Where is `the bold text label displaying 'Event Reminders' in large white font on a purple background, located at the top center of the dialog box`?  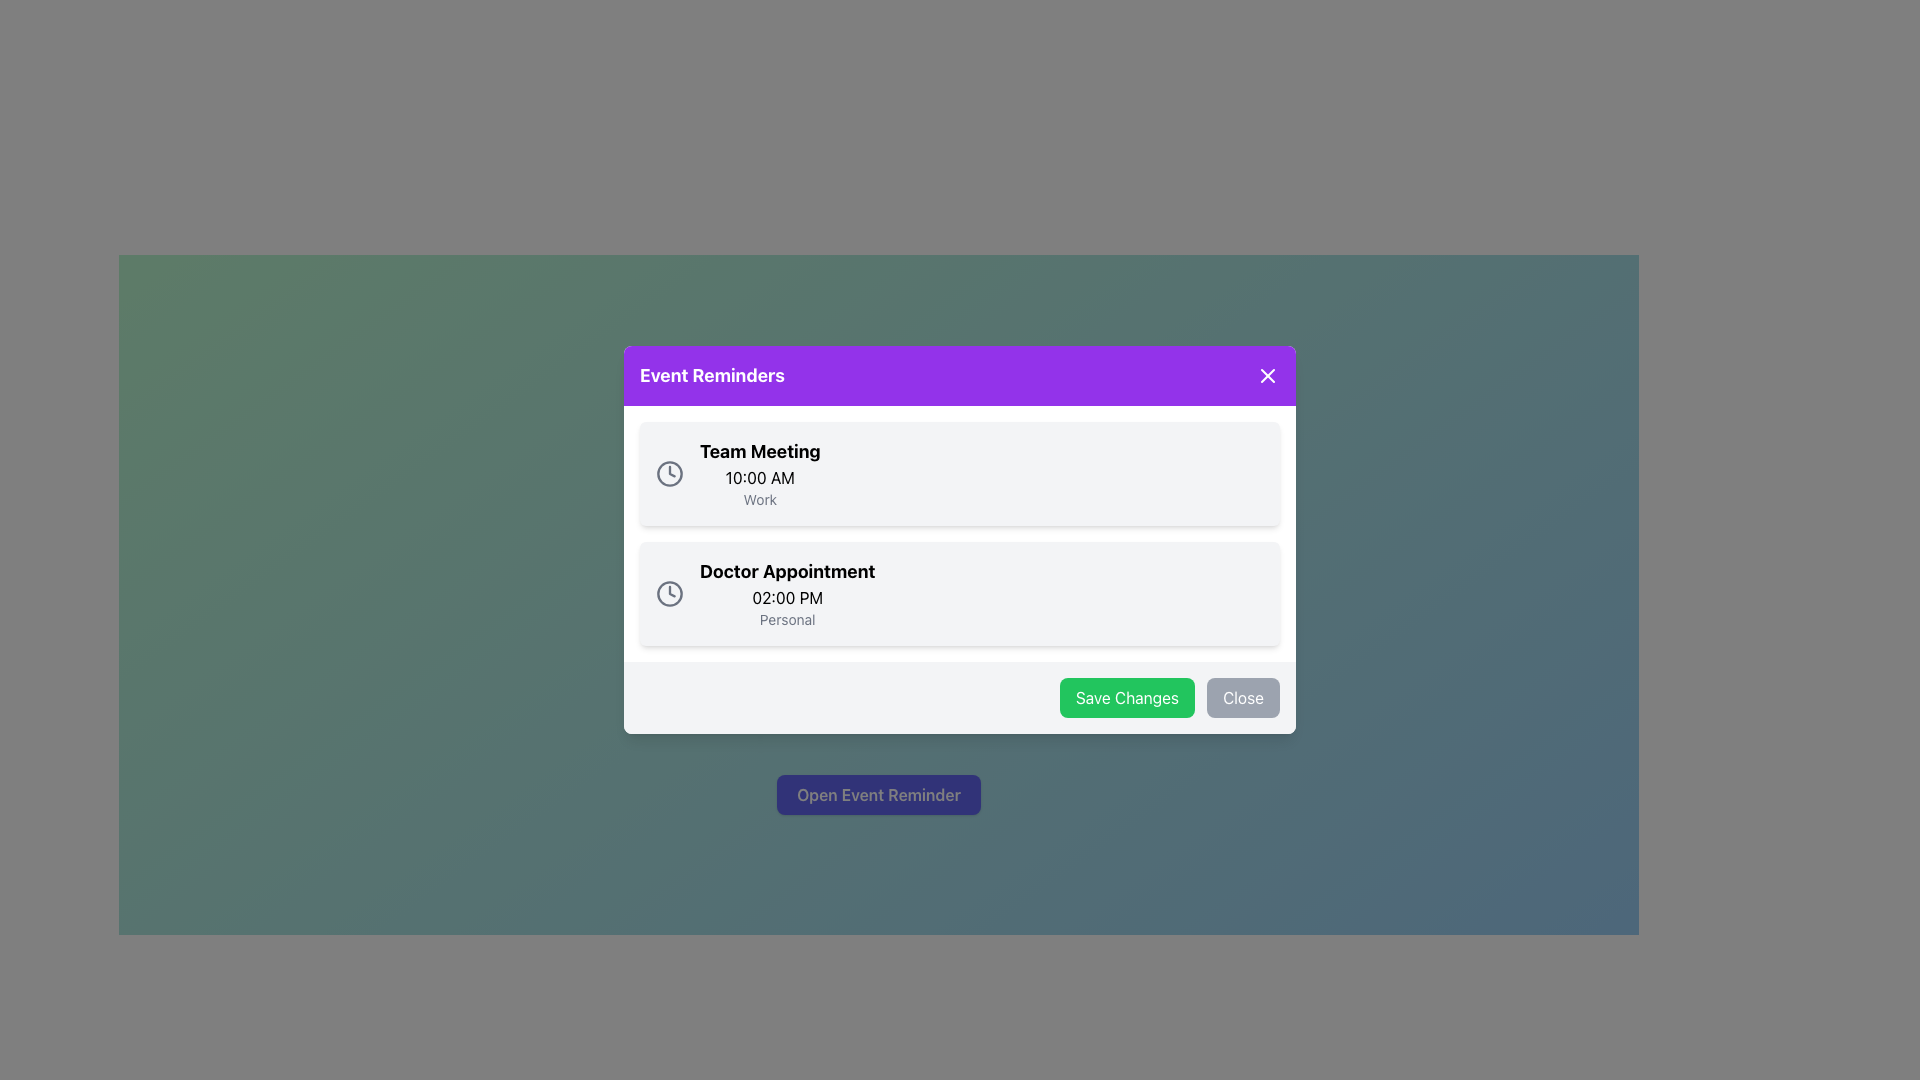 the bold text label displaying 'Event Reminders' in large white font on a purple background, located at the top center of the dialog box is located at coordinates (712, 375).